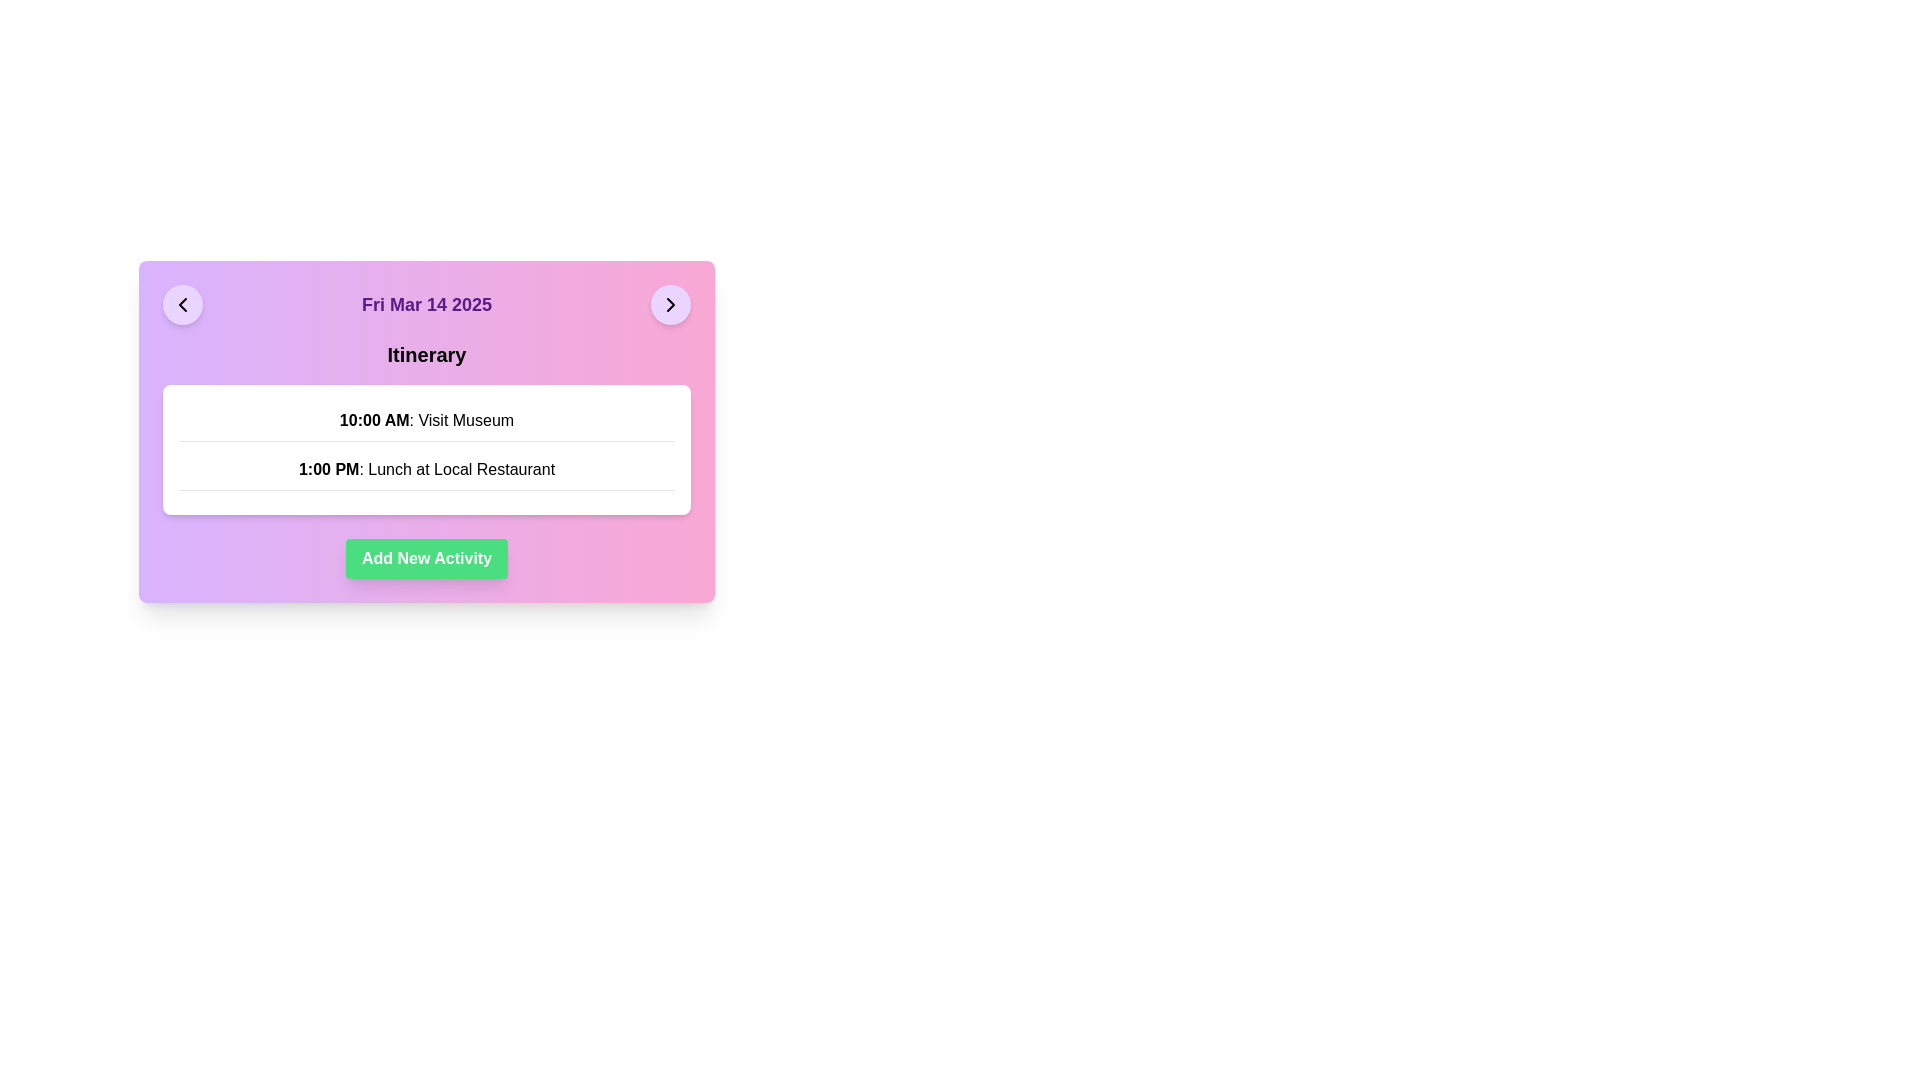 This screenshot has height=1080, width=1920. I want to click on the rectangular green button labeled 'Add New Activity' located beneath the itinerary items, so click(426, 559).